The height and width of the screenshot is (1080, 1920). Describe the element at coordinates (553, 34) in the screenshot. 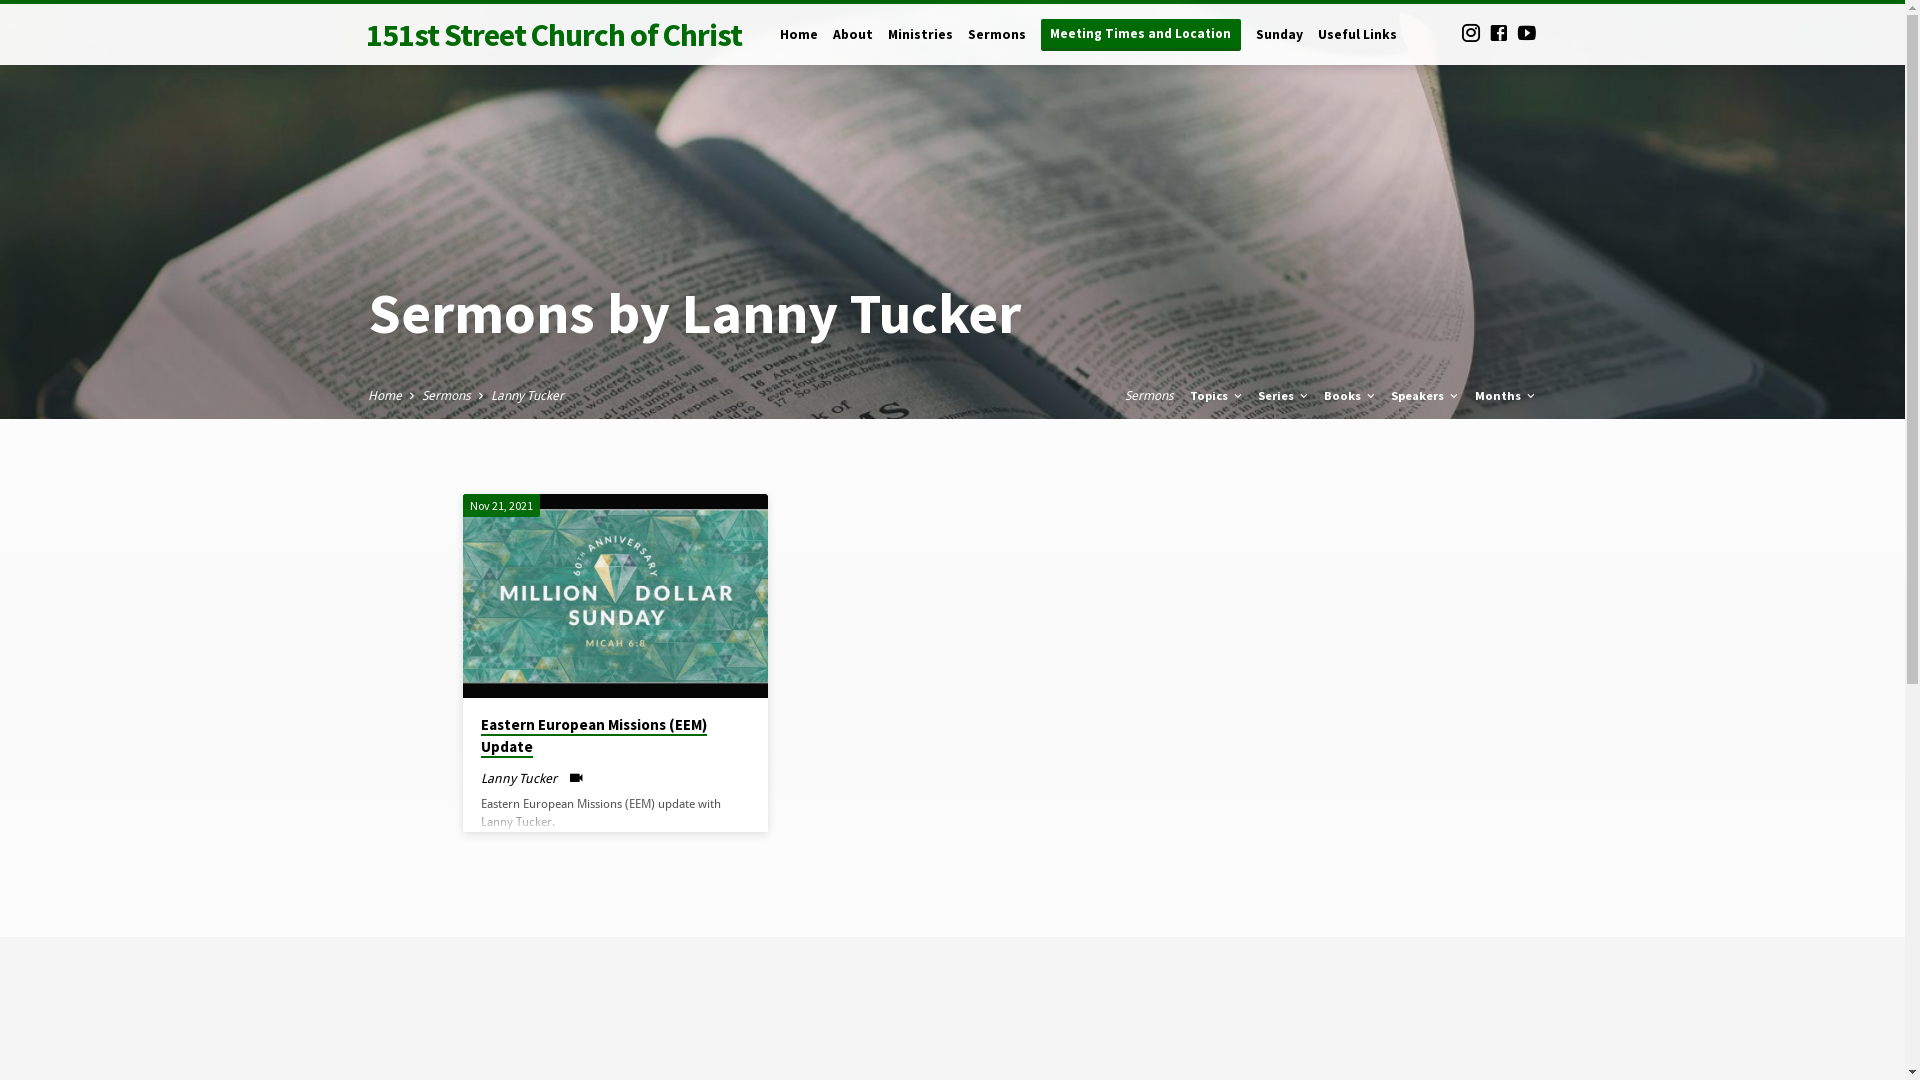

I see `'151st Street Church of Christ'` at that location.